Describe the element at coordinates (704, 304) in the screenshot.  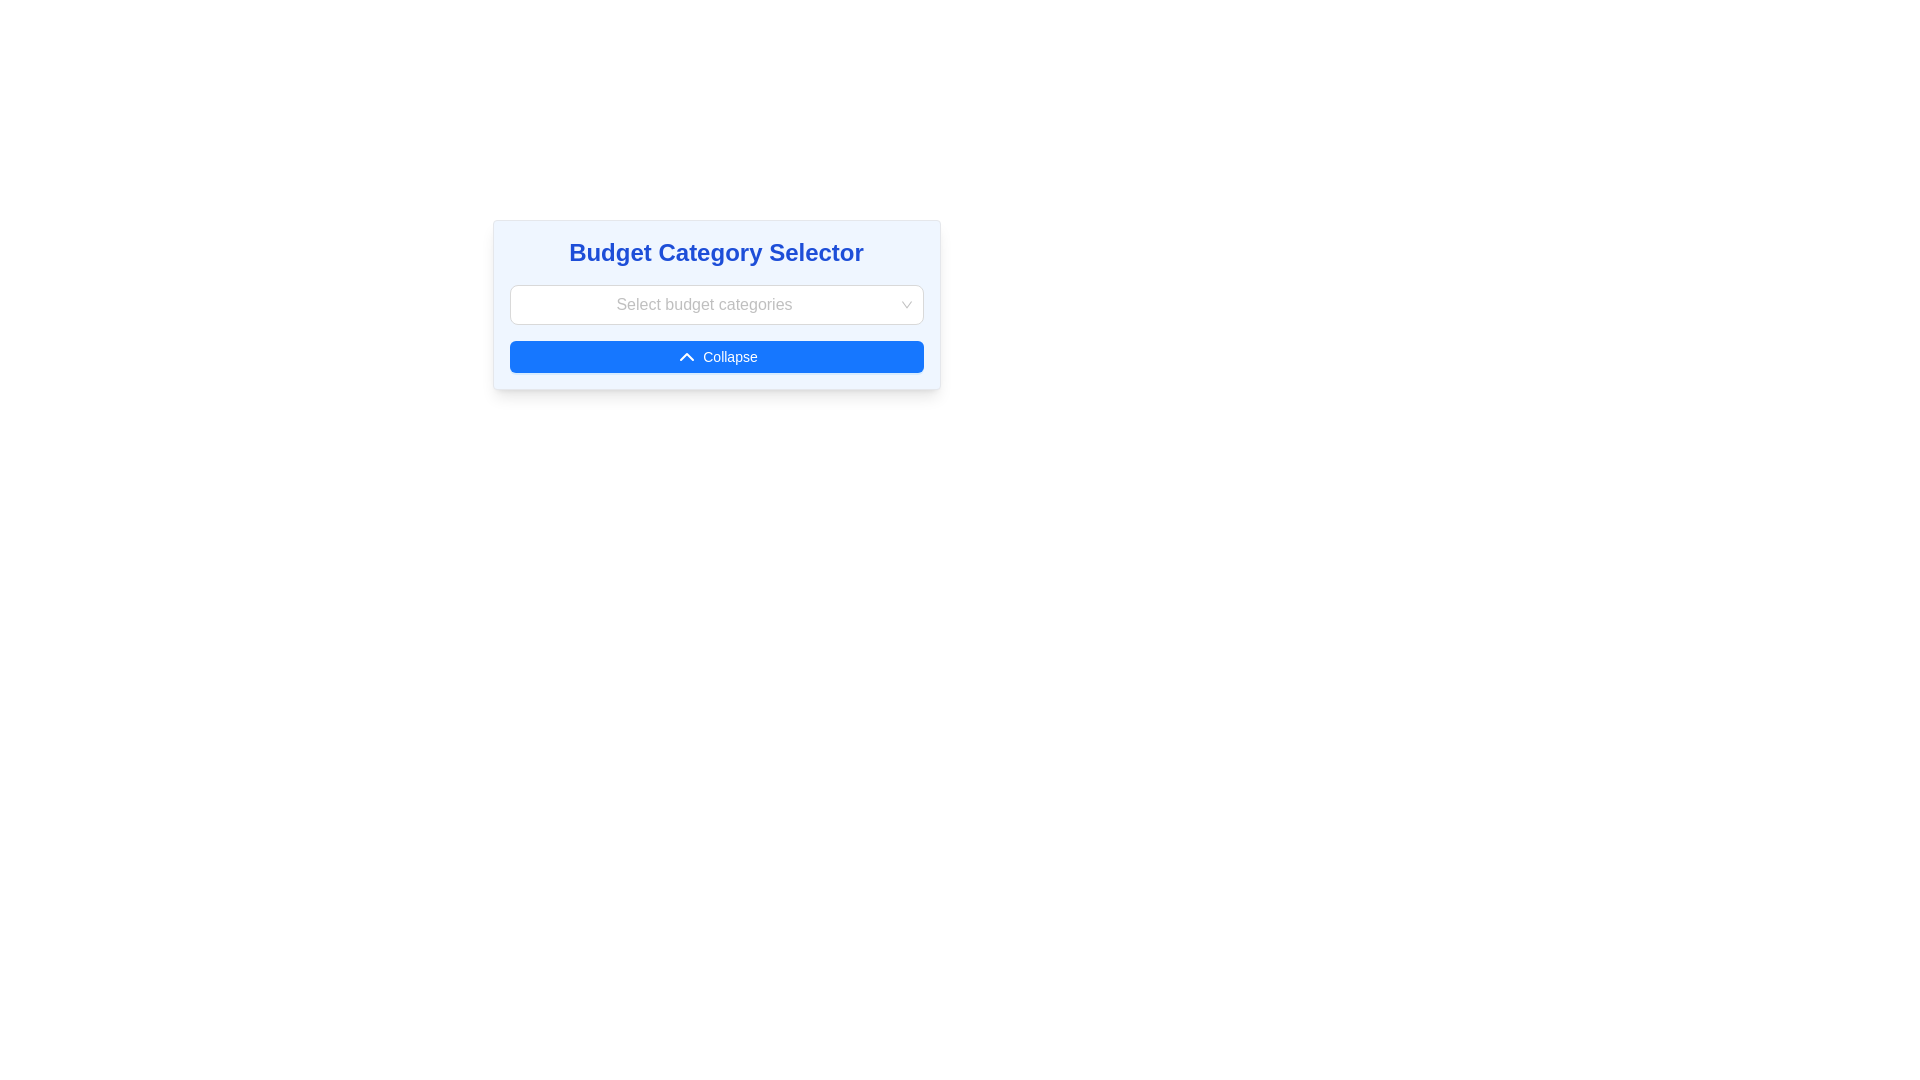
I see `text from the Text Placeholder within the 'Select budget categories' dropdown input field, which is centered below the 'Budget Category Selector'` at that location.